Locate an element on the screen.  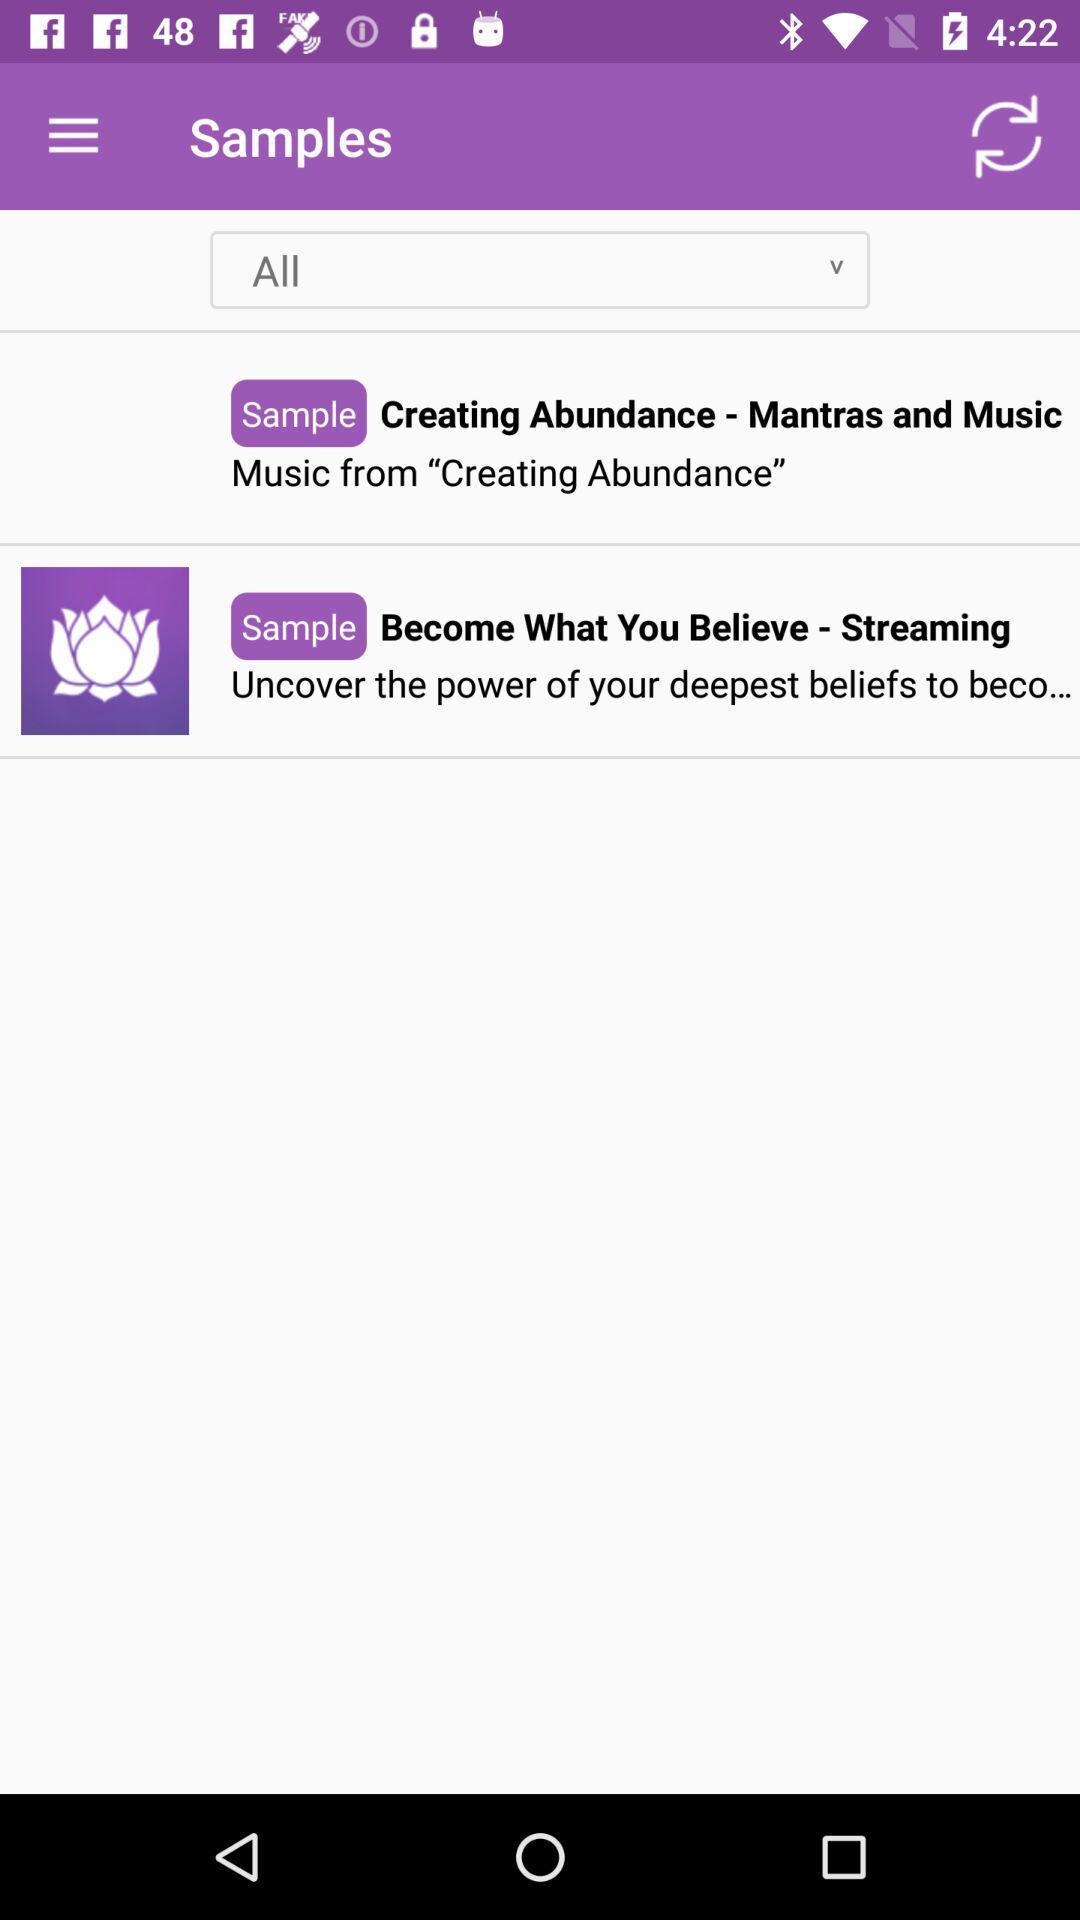
the option all at the top of the screen is located at coordinates (540, 268).